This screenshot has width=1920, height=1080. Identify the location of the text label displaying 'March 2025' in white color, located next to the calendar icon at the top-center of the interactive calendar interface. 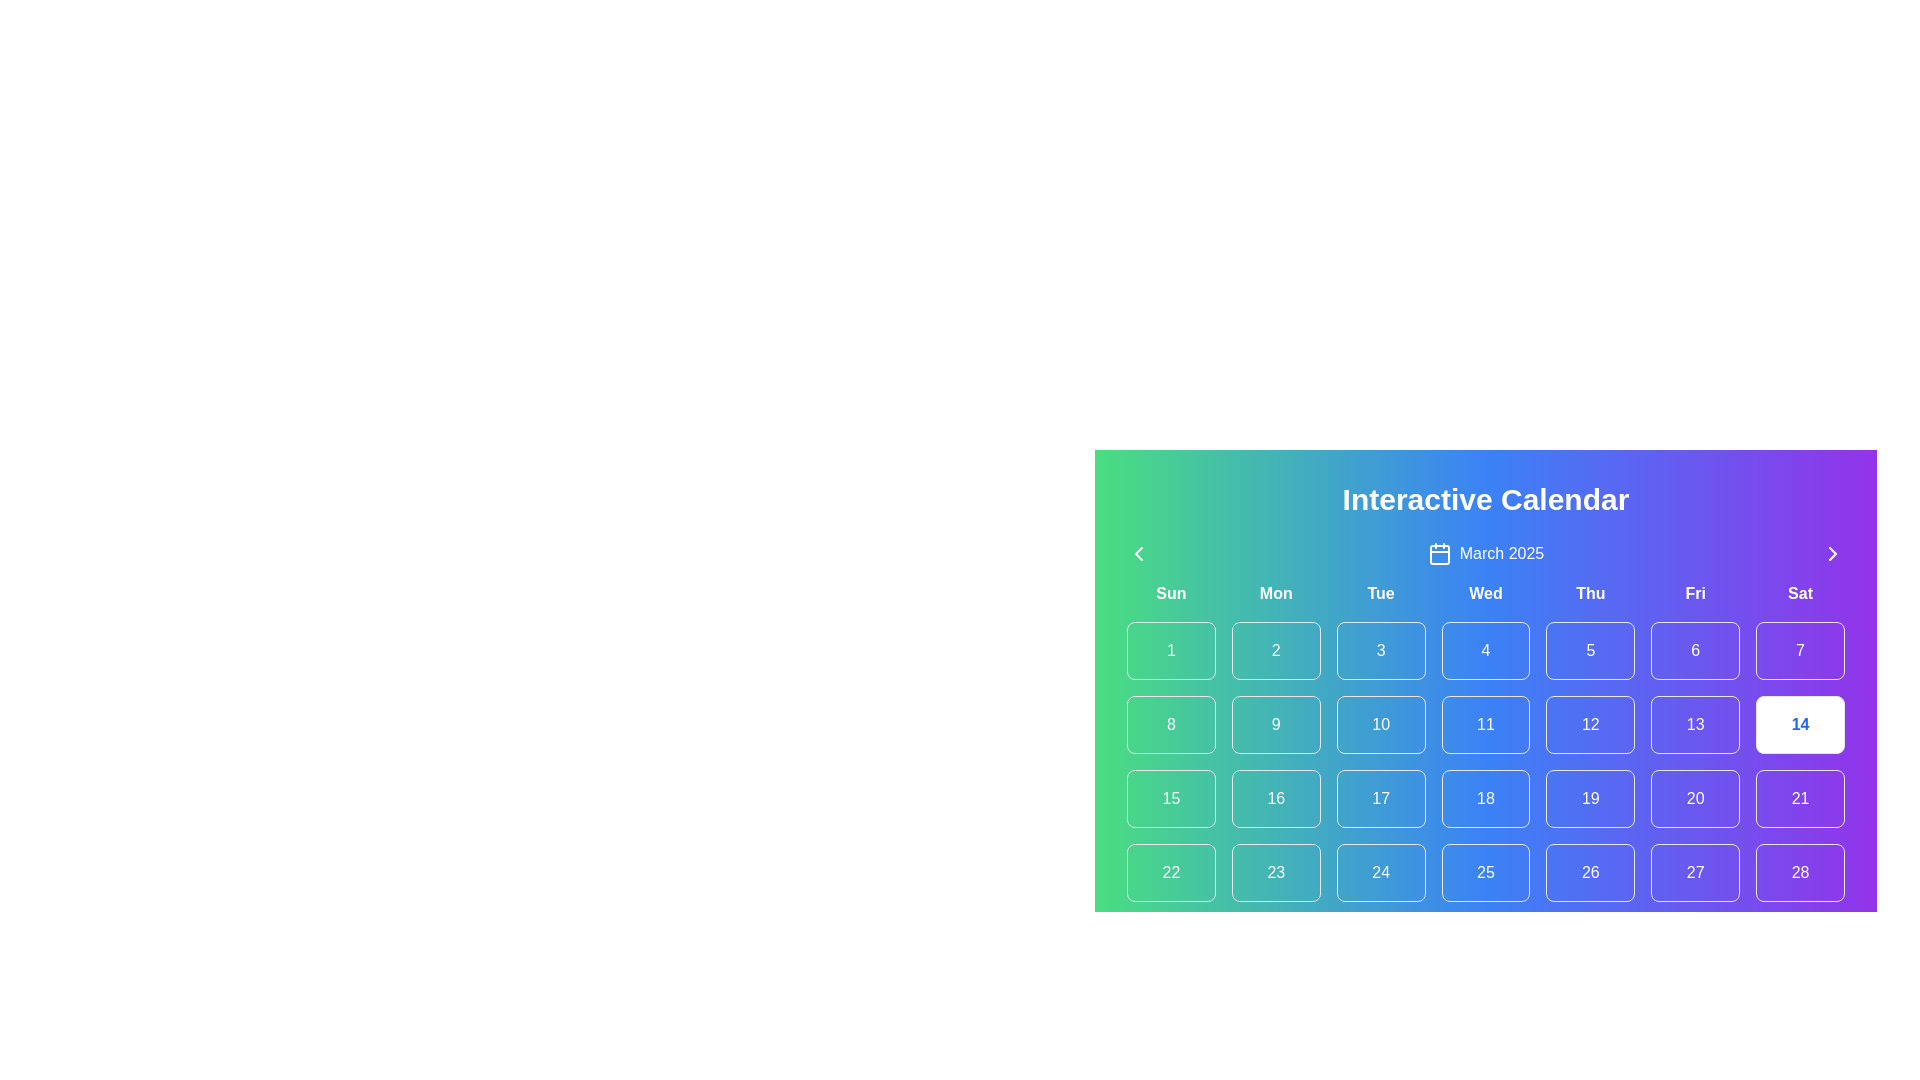
(1502, 554).